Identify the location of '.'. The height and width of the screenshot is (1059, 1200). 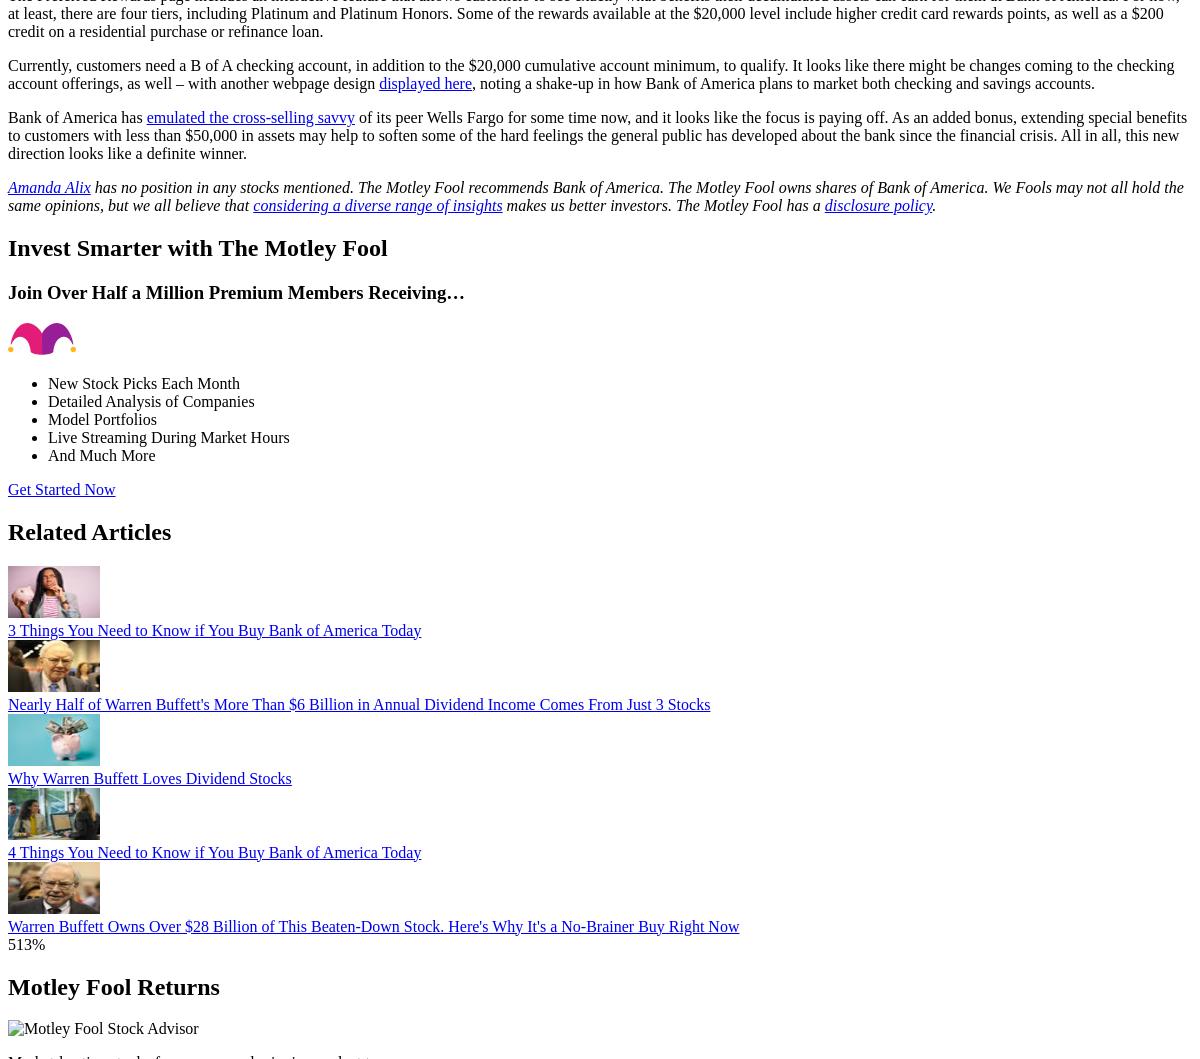
(933, 204).